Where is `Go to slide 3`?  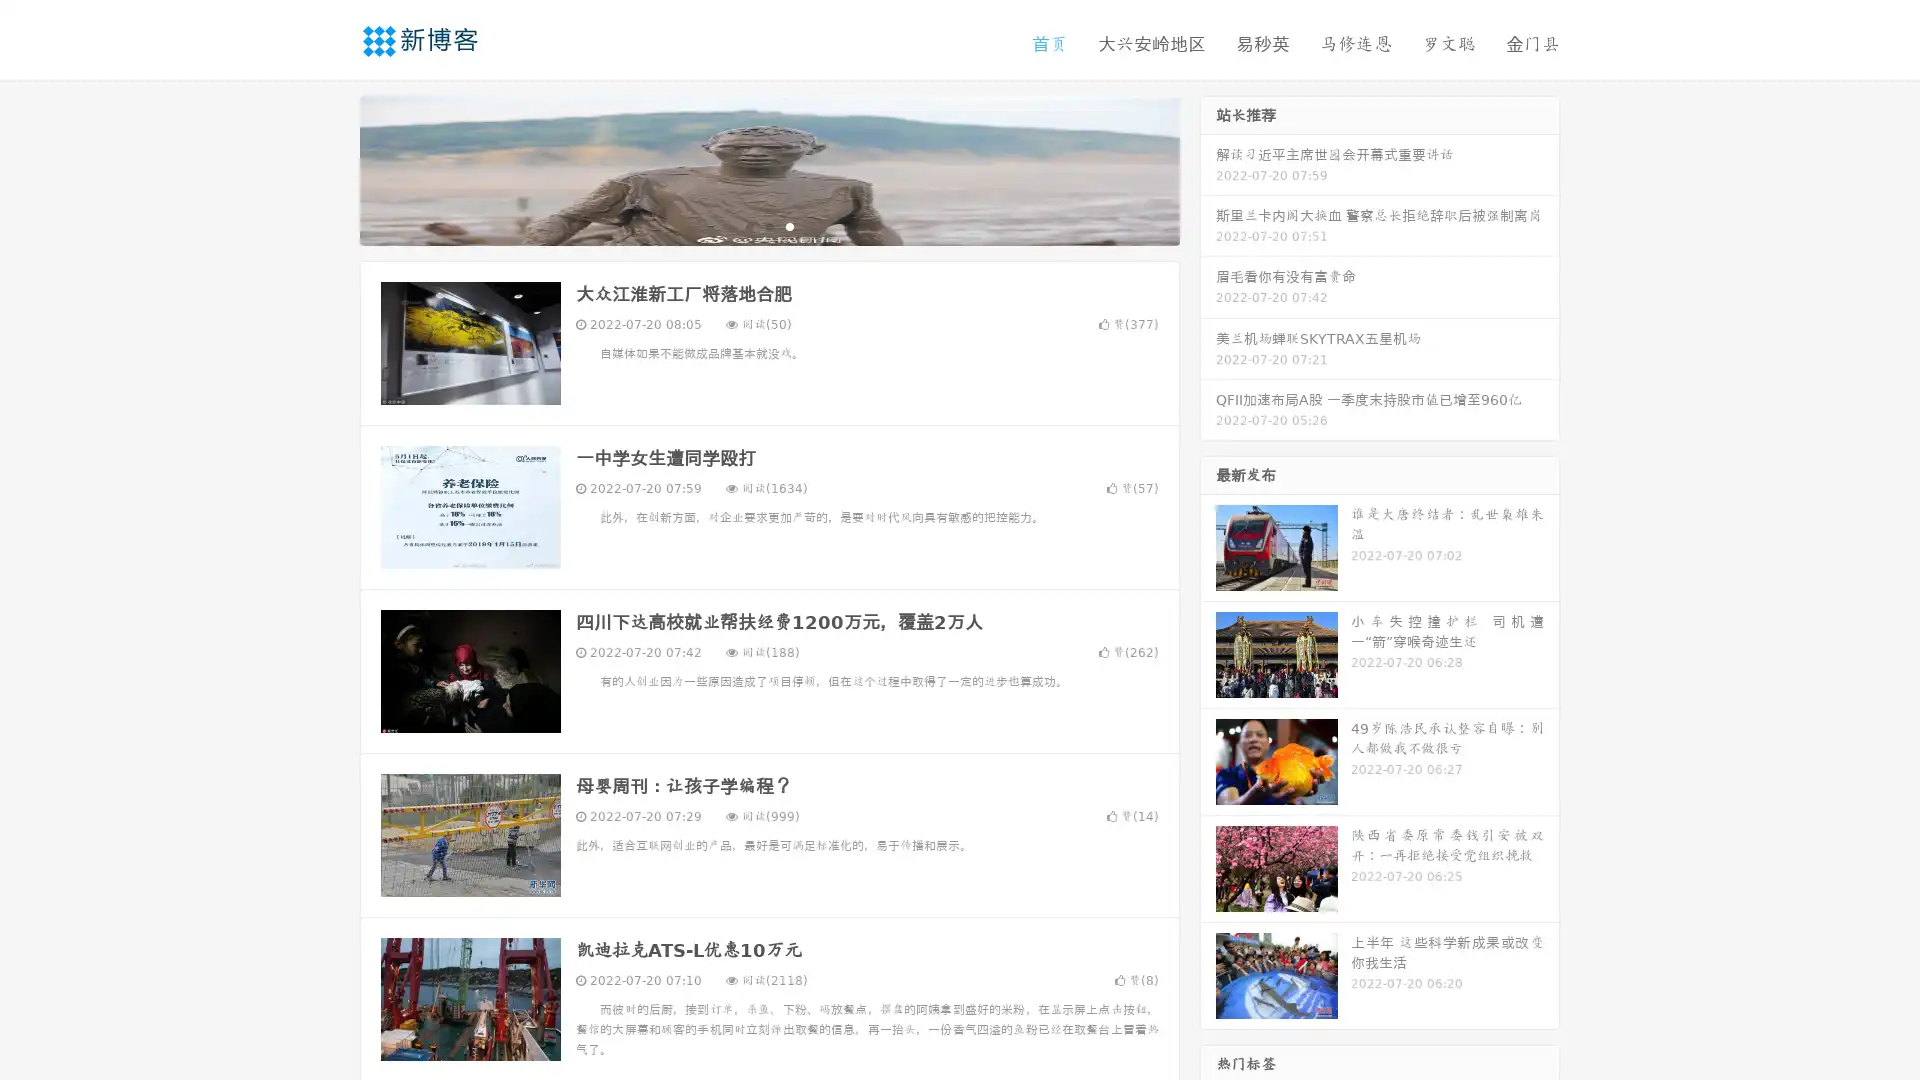 Go to slide 3 is located at coordinates (789, 225).